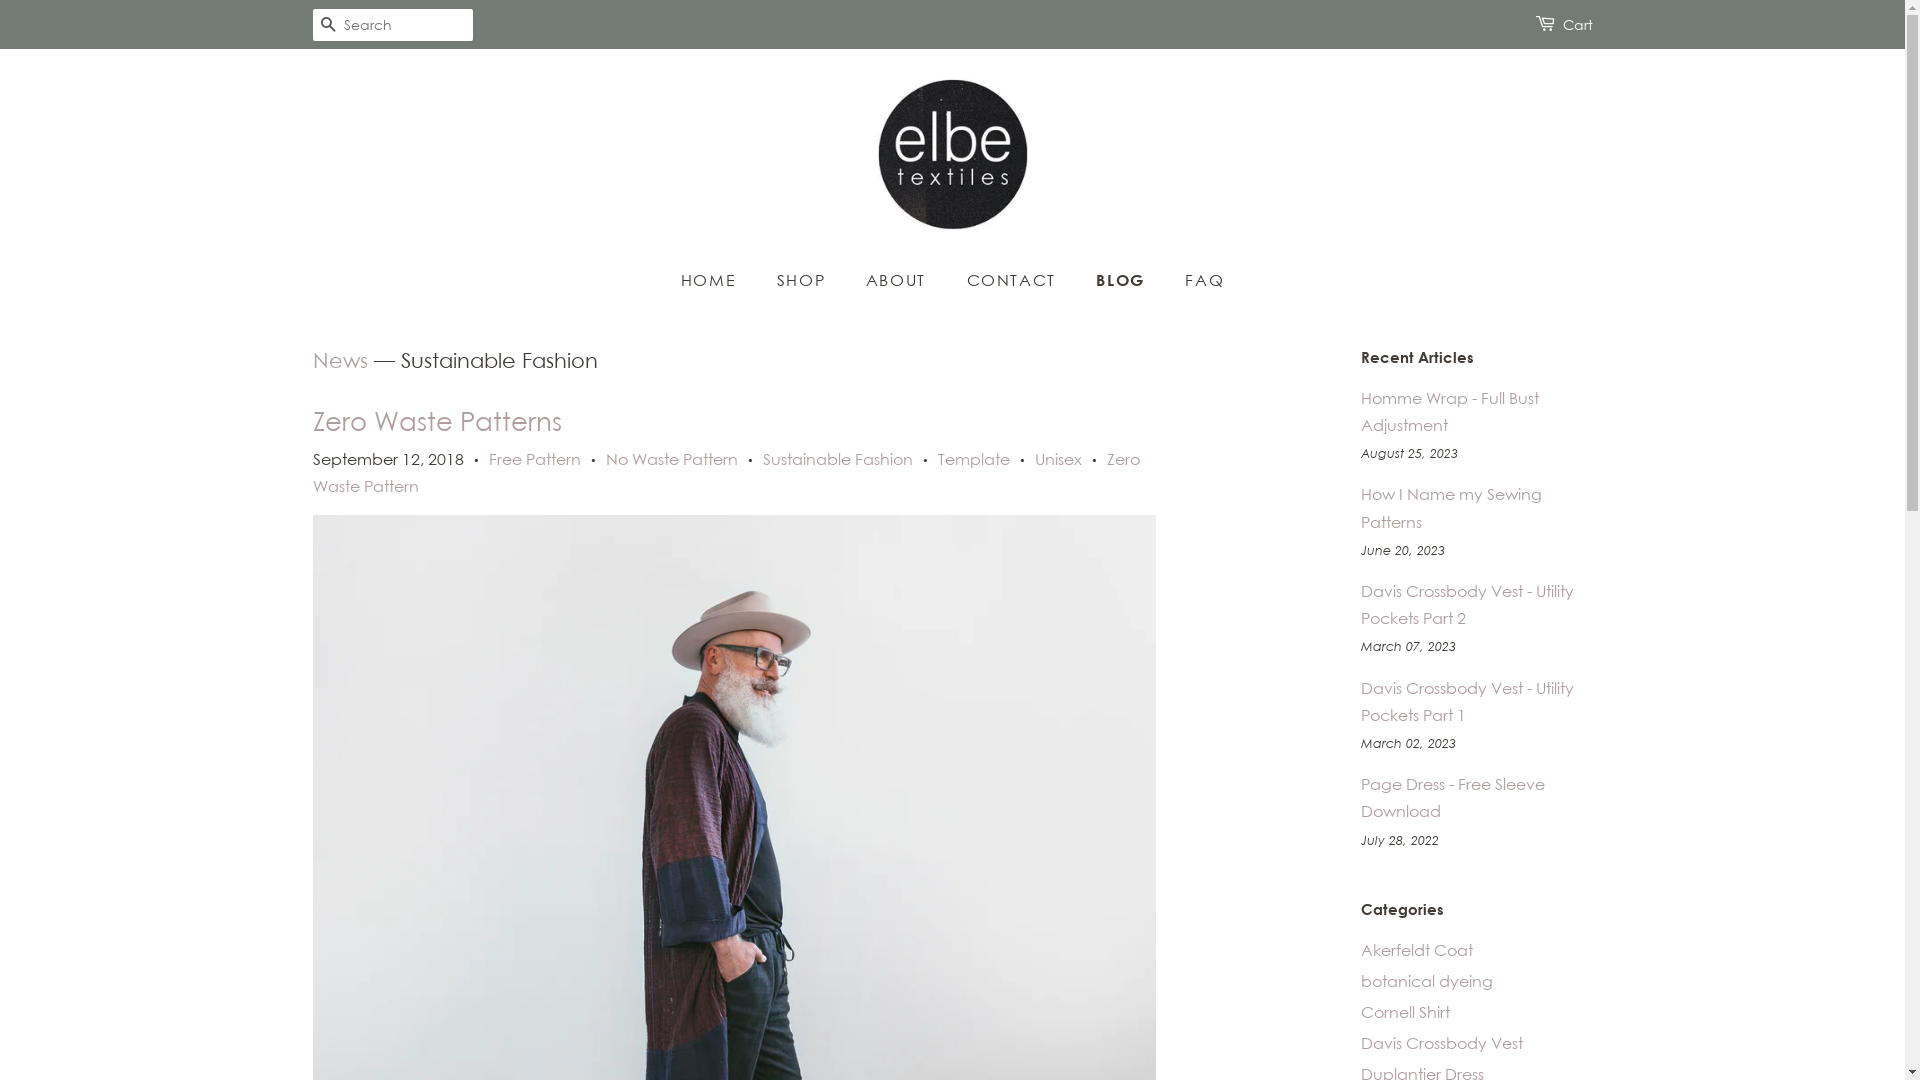 This screenshot has height=1080, width=1920. Describe the element at coordinates (1013, 280) in the screenshot. I see `'CONTACT'` at that location.